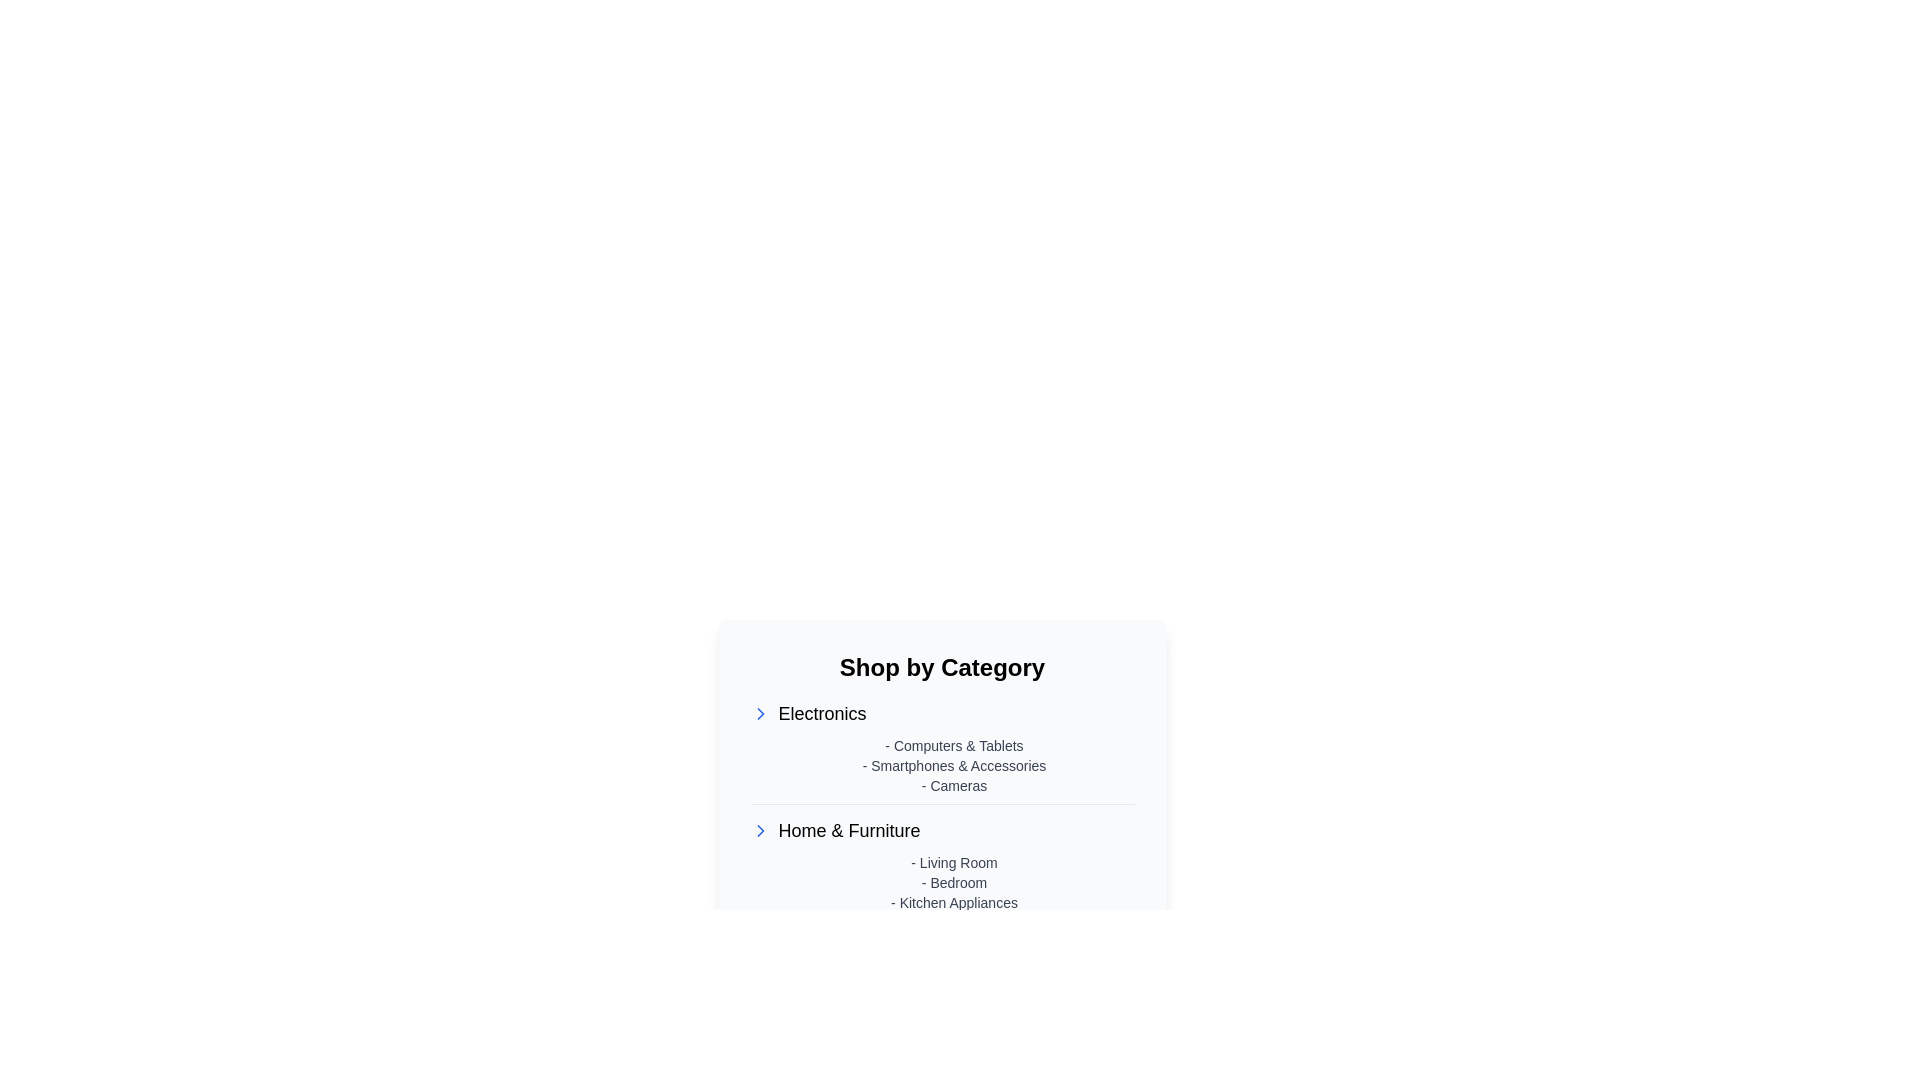  I want to click on the chevron icon located to the left of the 'Home & Furniture' text, so click(759, 830).